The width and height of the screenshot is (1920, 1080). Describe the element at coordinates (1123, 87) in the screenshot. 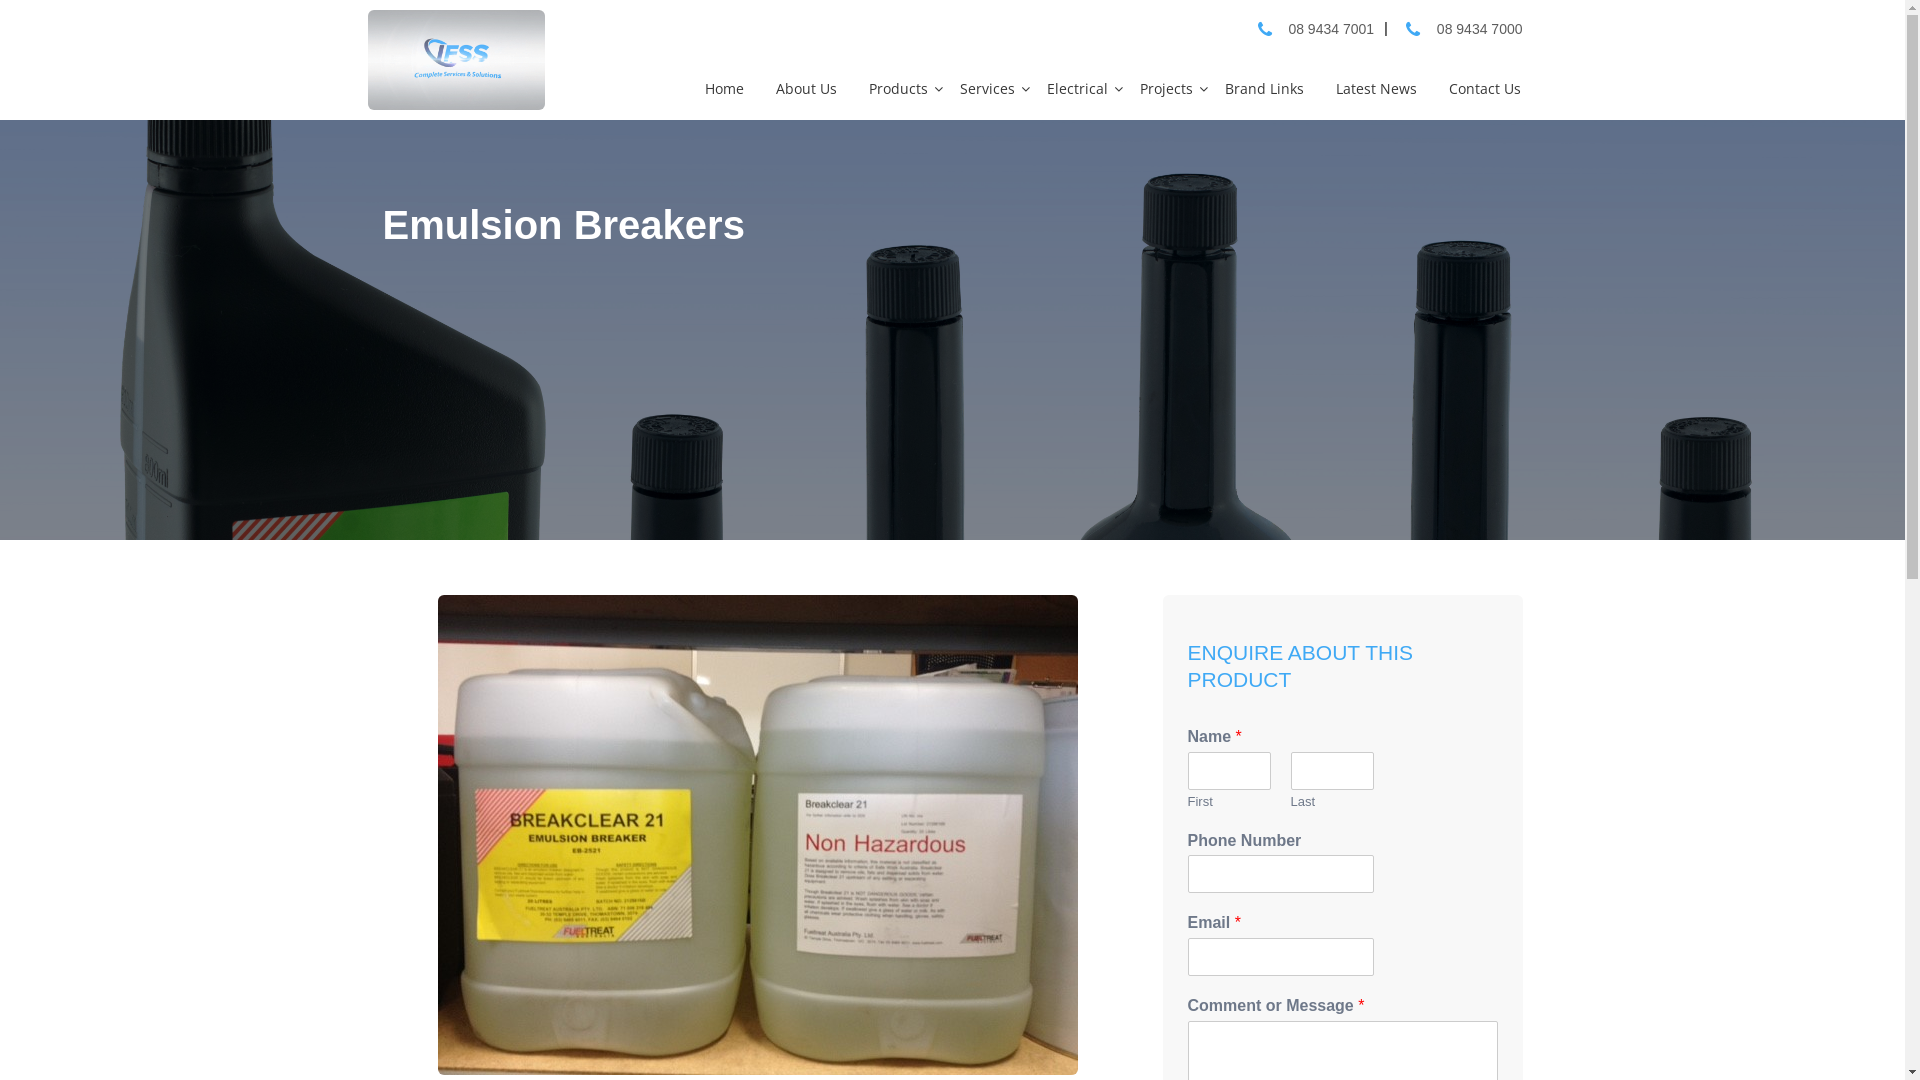

I see `'Projects'` at that location.